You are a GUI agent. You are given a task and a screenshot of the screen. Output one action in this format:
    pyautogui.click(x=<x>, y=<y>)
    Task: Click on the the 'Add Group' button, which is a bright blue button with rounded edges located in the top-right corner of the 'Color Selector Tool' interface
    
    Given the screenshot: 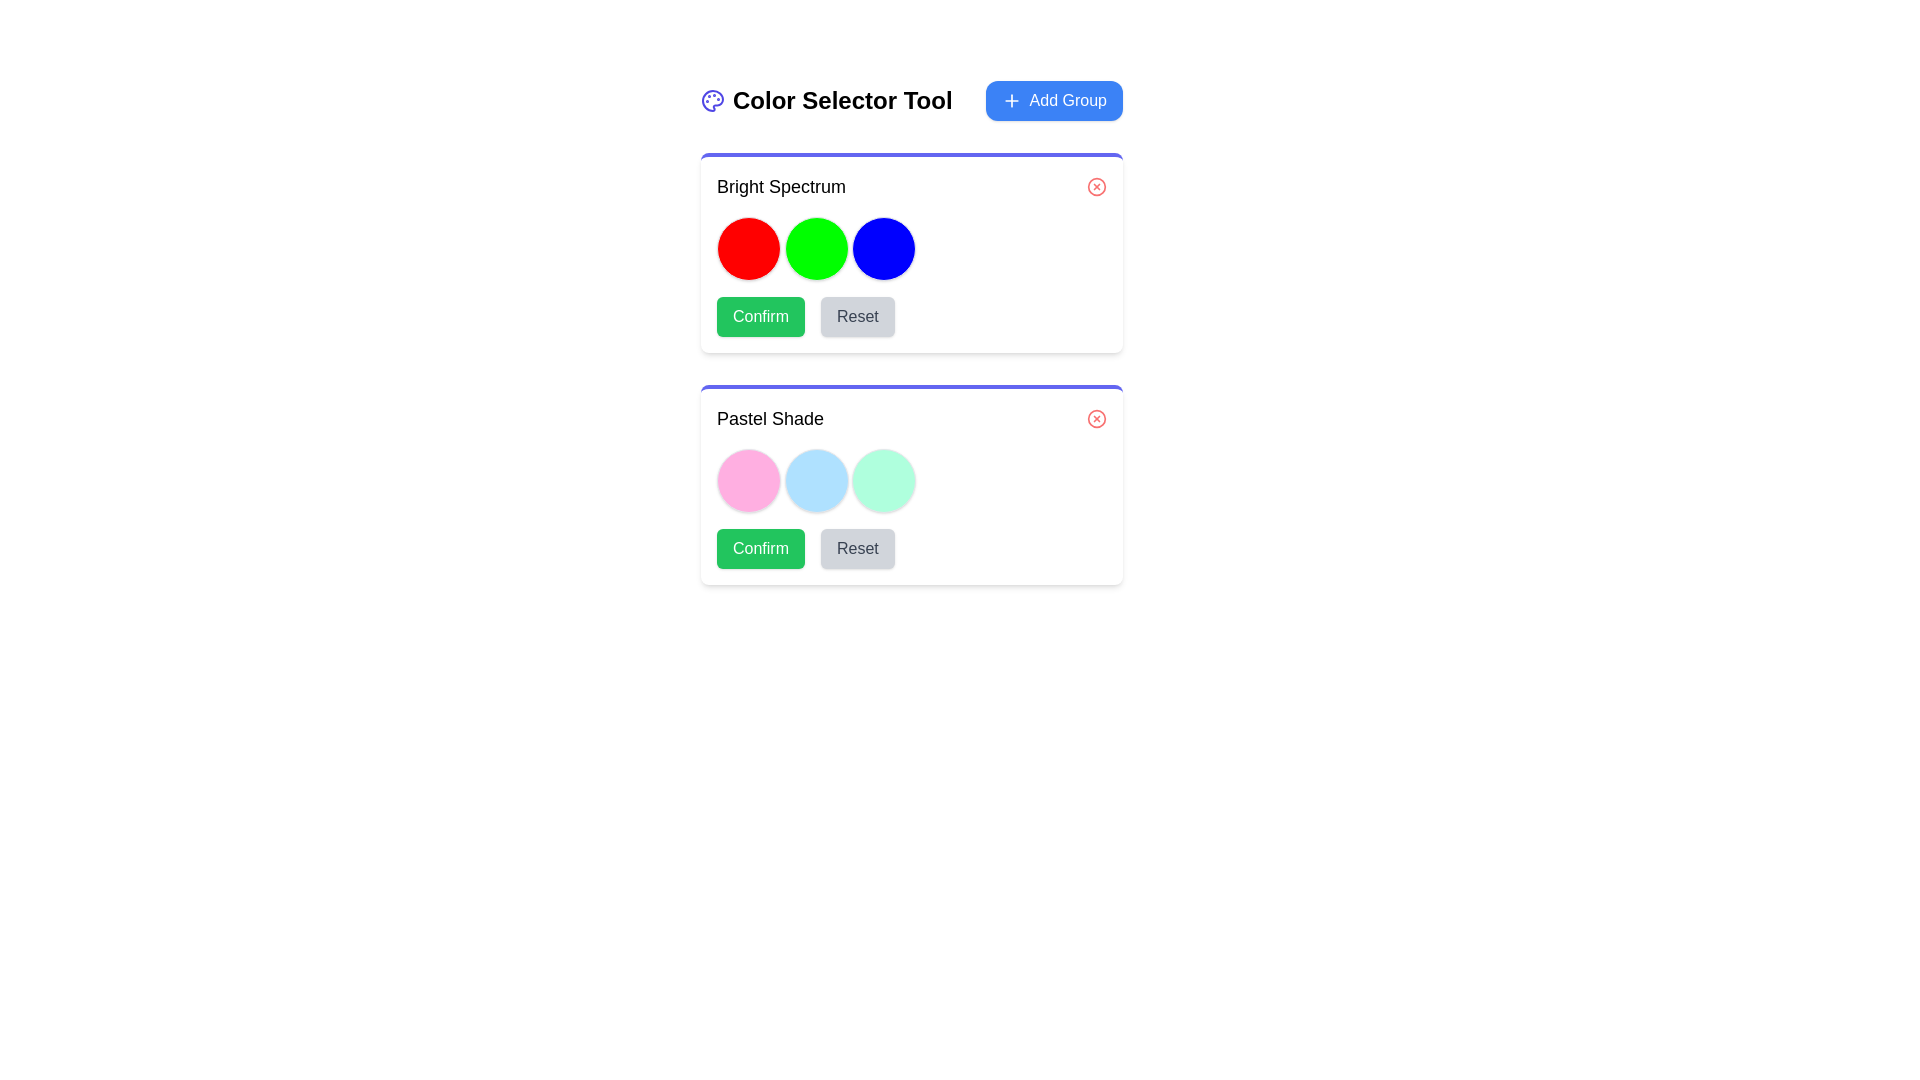 What is the action you would take?
    pyautogui.click(x=1053, y=100)
    